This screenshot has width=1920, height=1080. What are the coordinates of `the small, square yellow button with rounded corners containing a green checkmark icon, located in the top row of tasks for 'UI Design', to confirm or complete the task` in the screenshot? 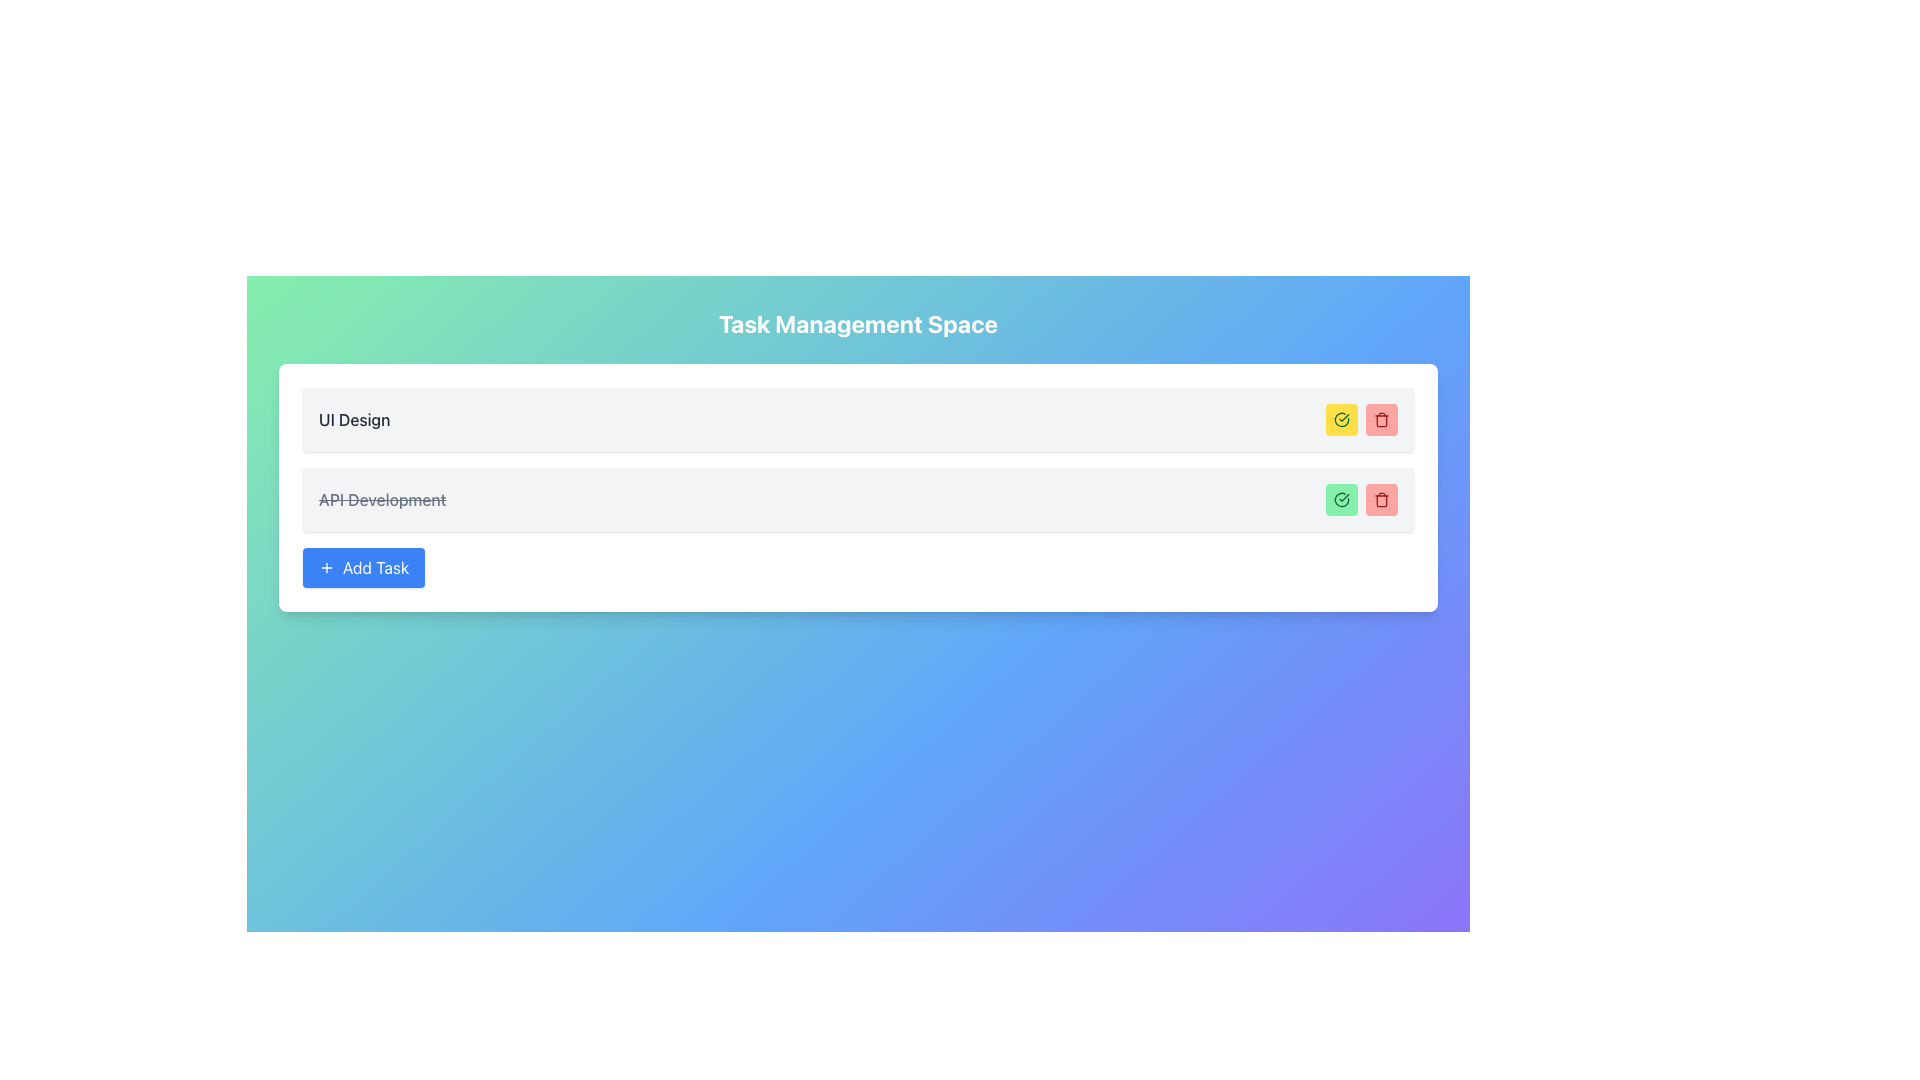 It's located at (1342, 419).